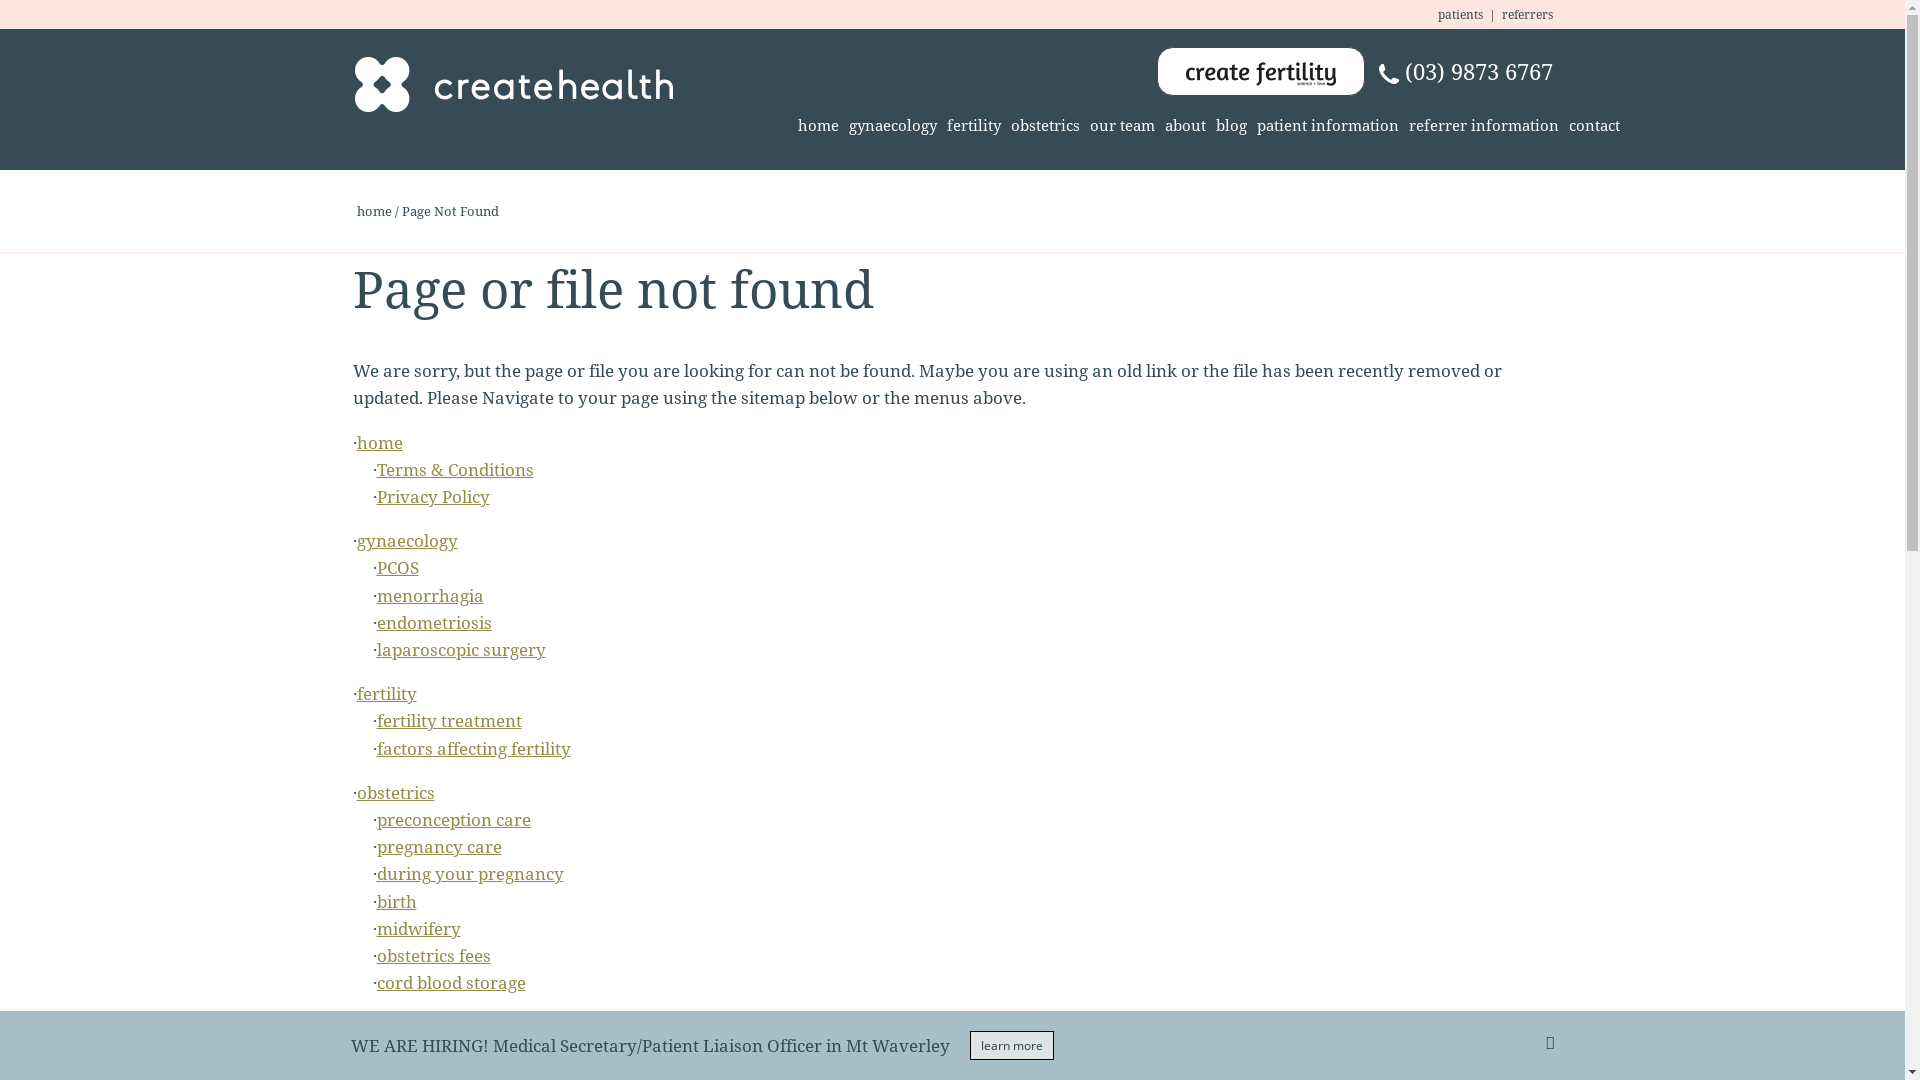 The image size is (1920, 1080). Describe the element at coordinates (447, 720) in the screenshot. I see `'fertility treatment'` at that location.